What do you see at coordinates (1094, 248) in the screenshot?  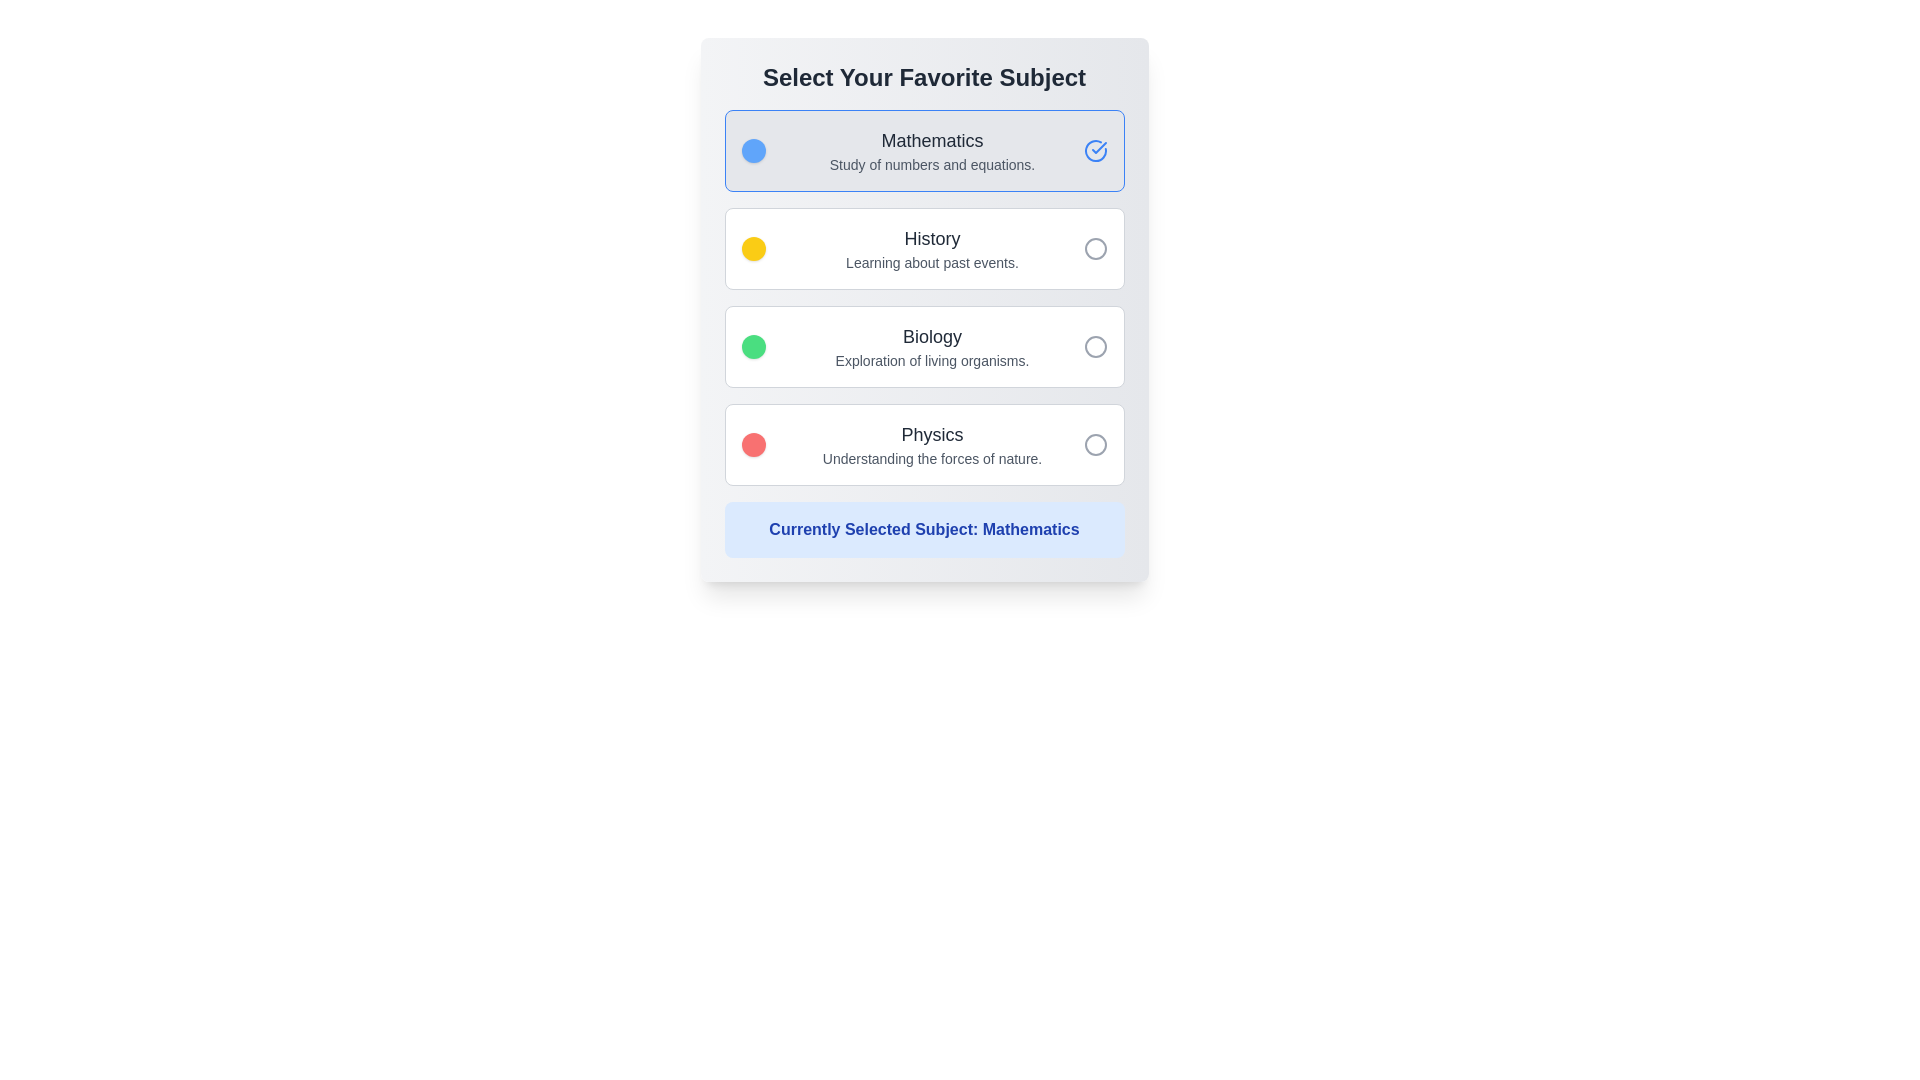 I see `the outlined circular gray icon associated with the 'History' item` at bounding box center [1094, 248].